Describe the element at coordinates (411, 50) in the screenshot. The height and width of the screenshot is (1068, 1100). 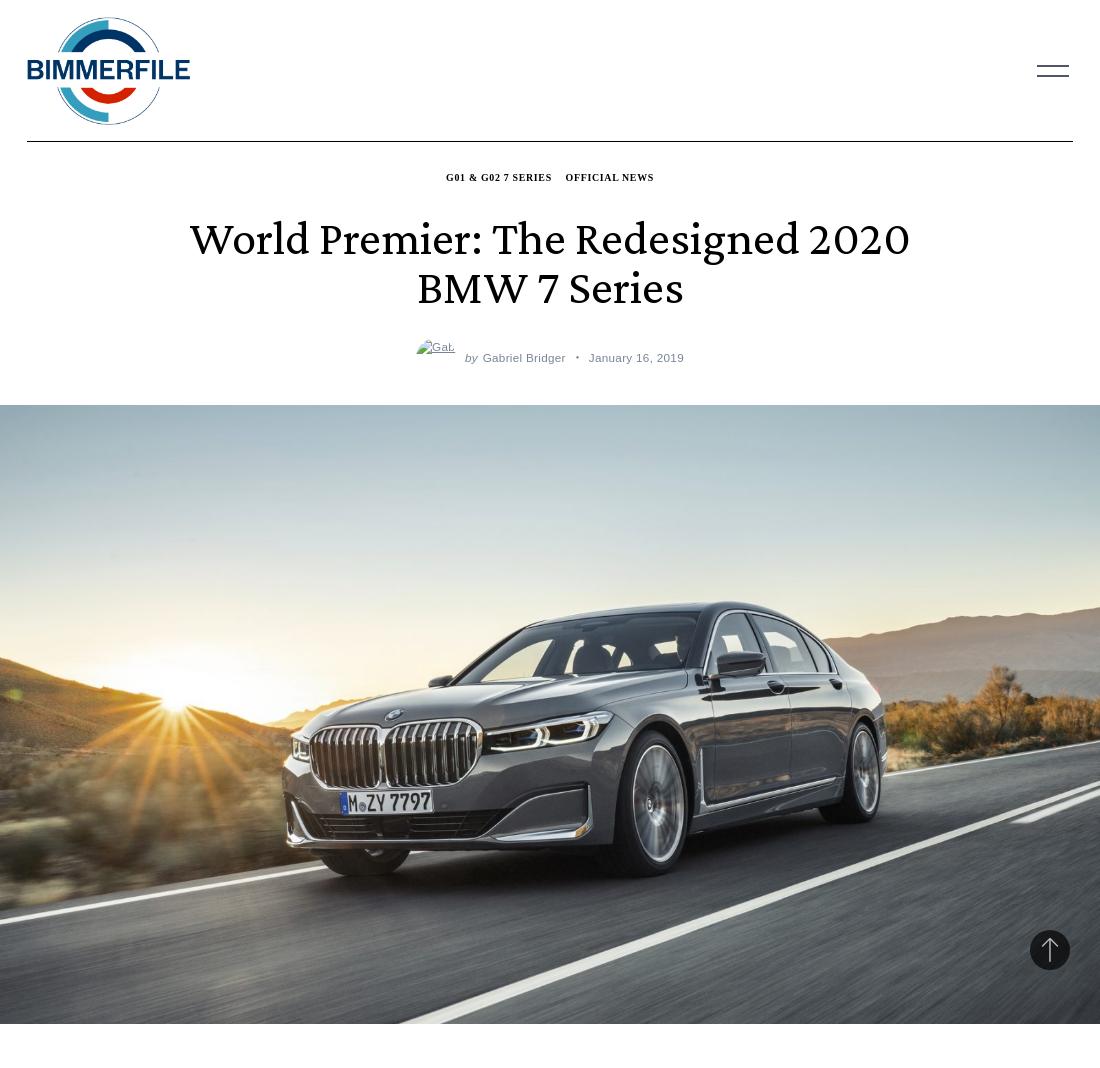
I see `'M1'` at that location.